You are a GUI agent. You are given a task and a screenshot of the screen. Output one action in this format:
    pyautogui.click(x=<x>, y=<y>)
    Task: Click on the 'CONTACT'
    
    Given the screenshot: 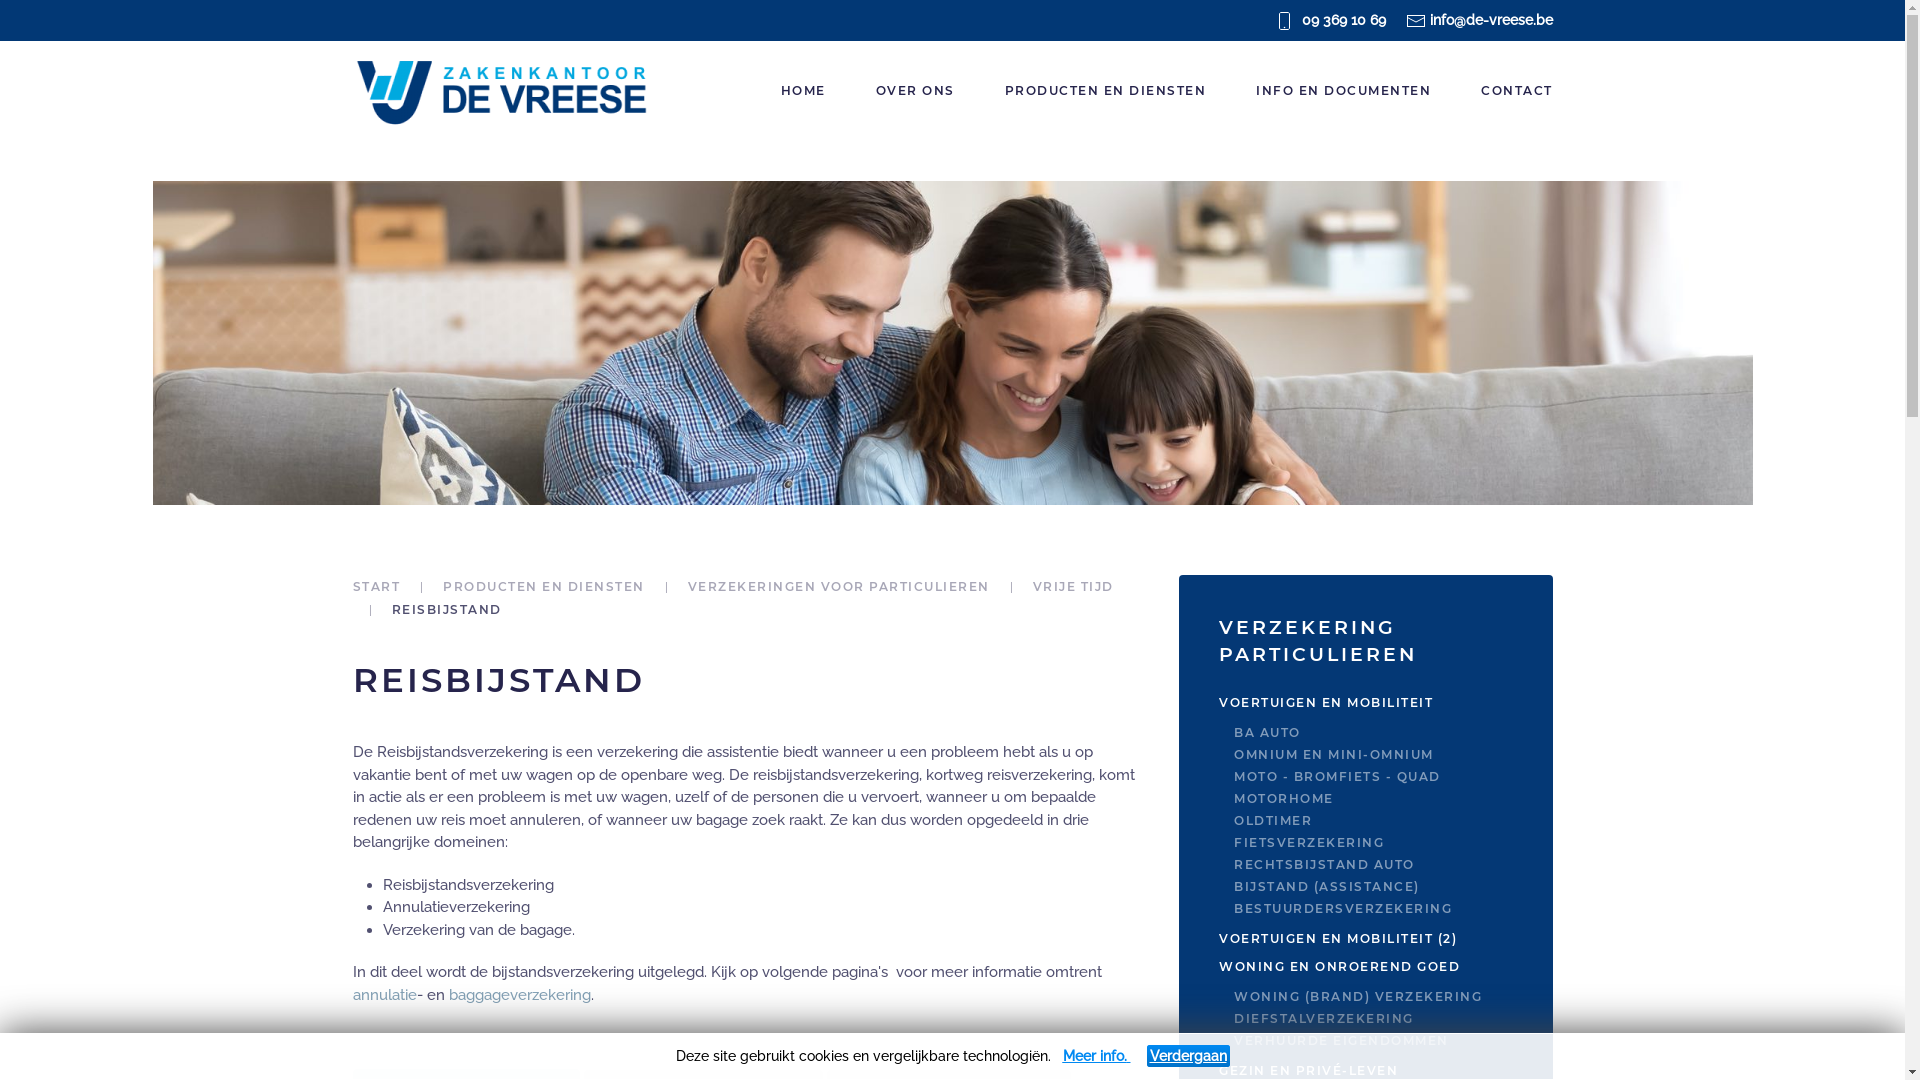 What is the action you would take?
    pyautogui.click(x=1516, y=91)
    